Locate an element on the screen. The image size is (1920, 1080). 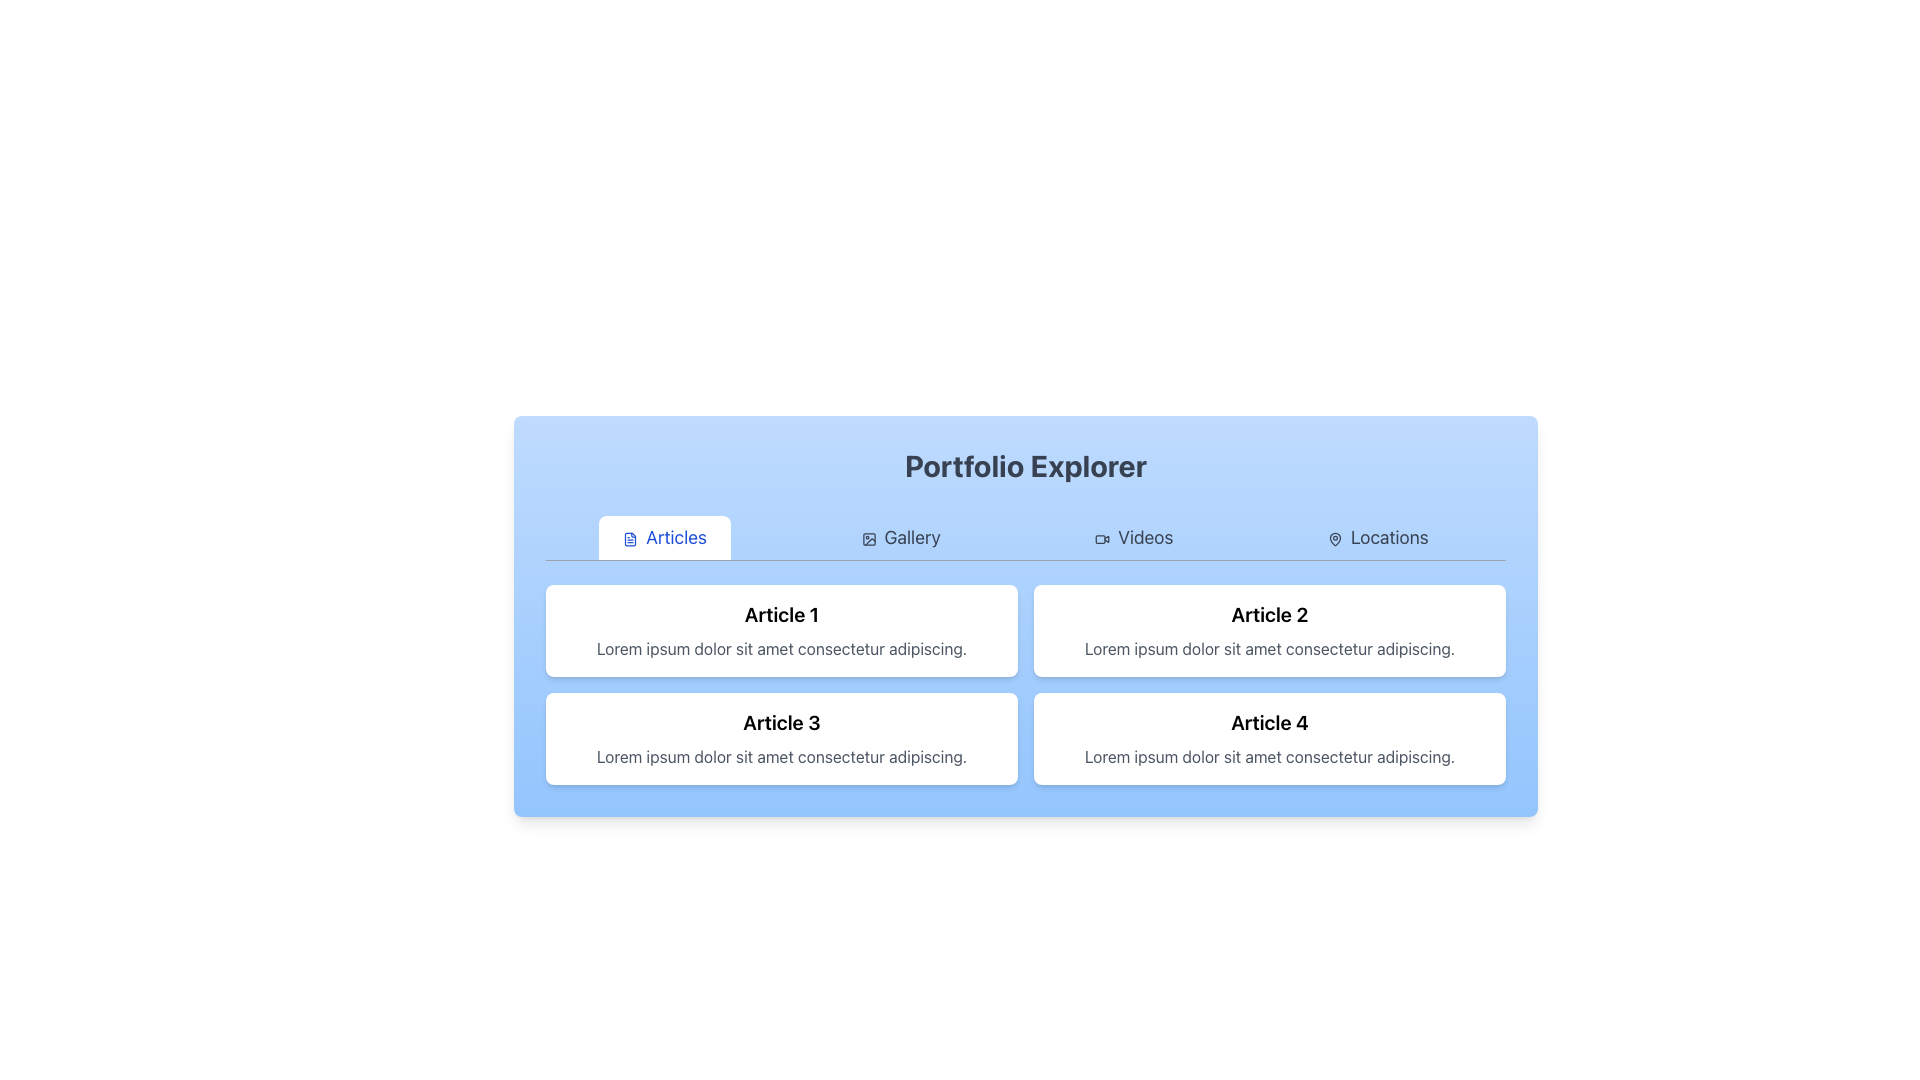
the document icon located to the left of the 'Articles' text in the white tab background is located at coordinates (629, 538).